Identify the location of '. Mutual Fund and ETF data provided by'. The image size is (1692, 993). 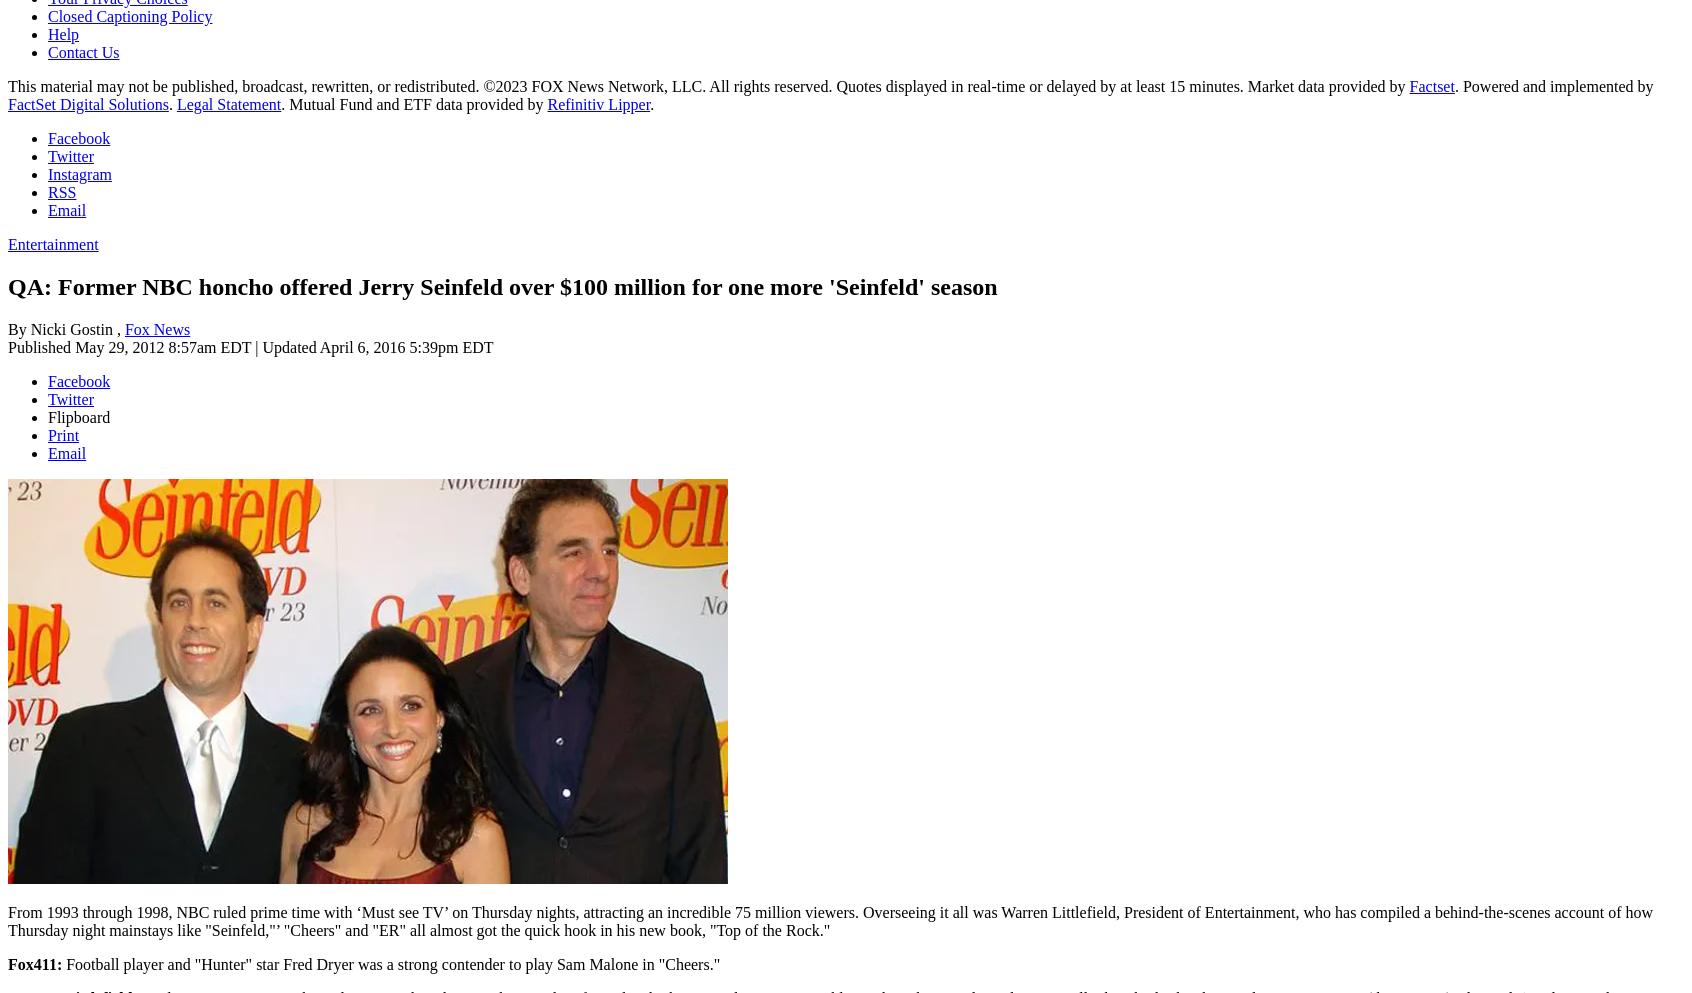
(414, 102).